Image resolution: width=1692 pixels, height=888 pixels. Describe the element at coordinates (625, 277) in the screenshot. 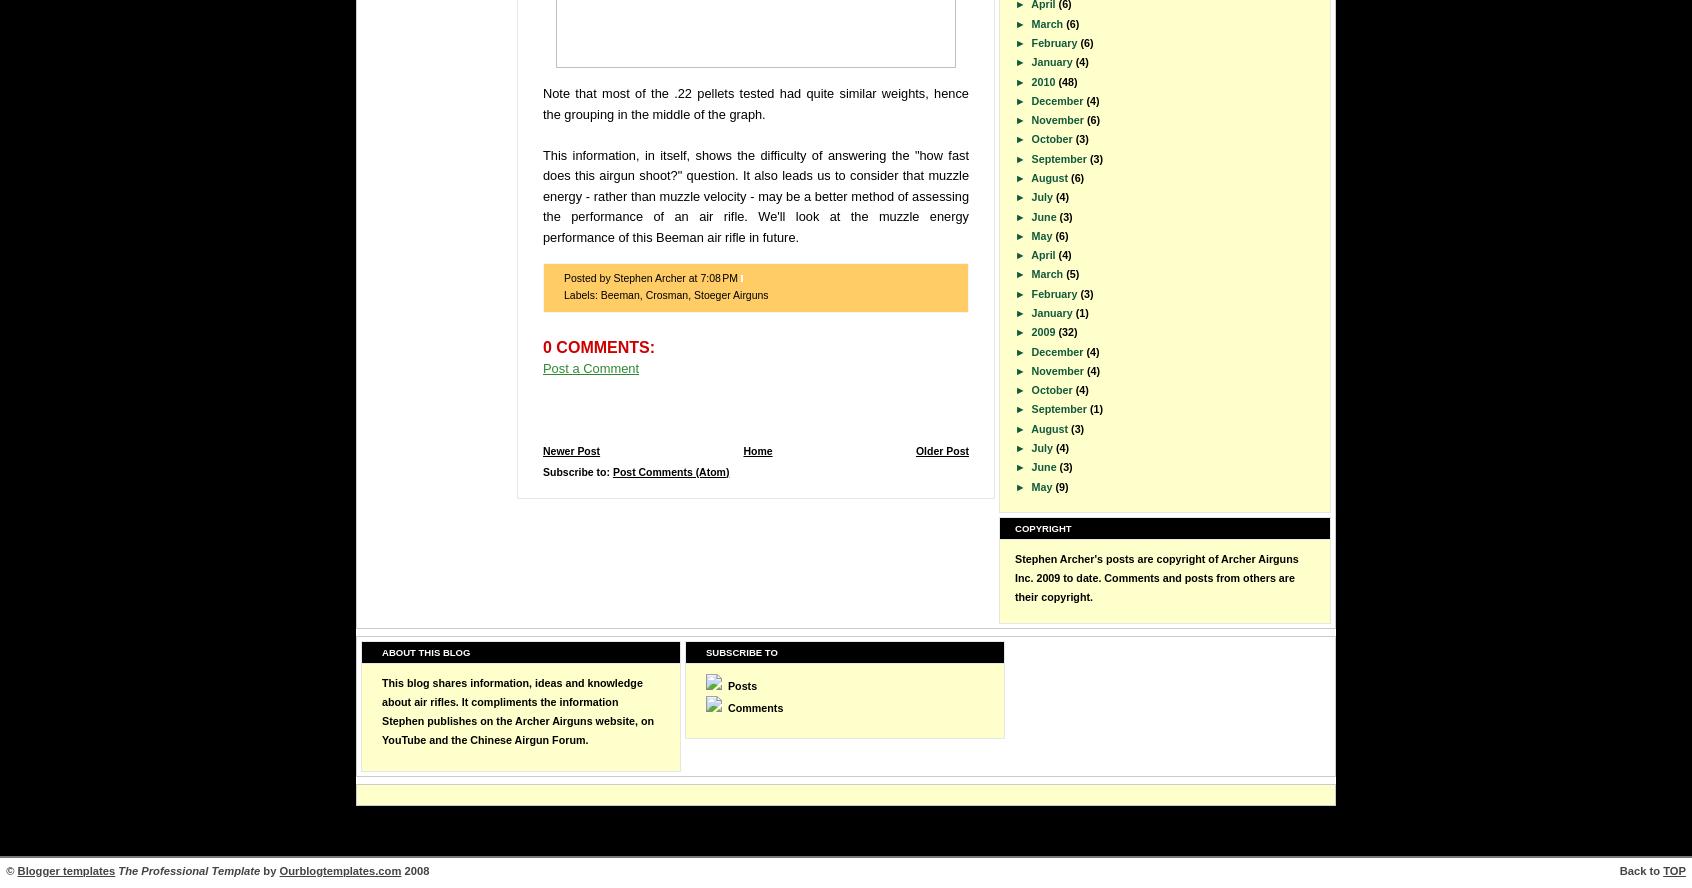

I see `'Posted by
Stephen Archer'` at that location.